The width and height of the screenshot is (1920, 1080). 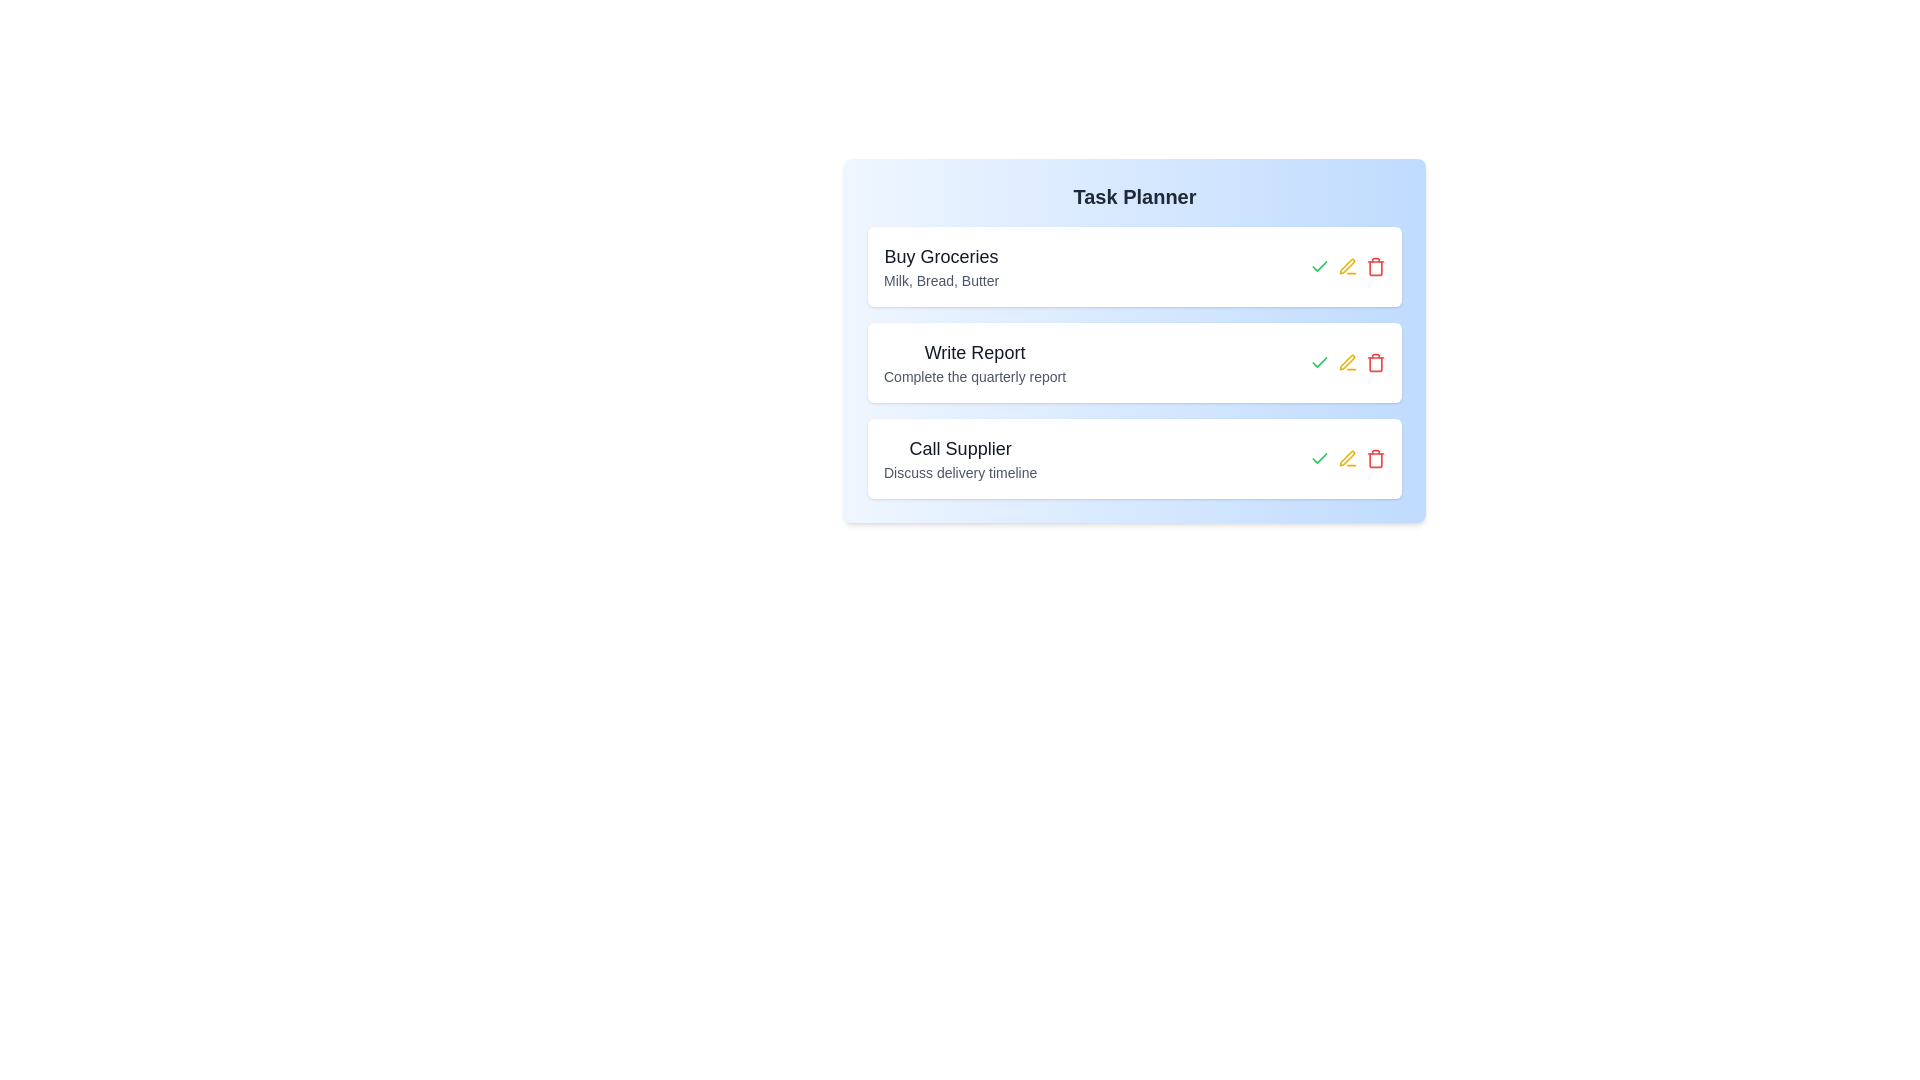 I want to click on the delete button for the task titled 'Buy Groceries', so click(x=1375, y=265).